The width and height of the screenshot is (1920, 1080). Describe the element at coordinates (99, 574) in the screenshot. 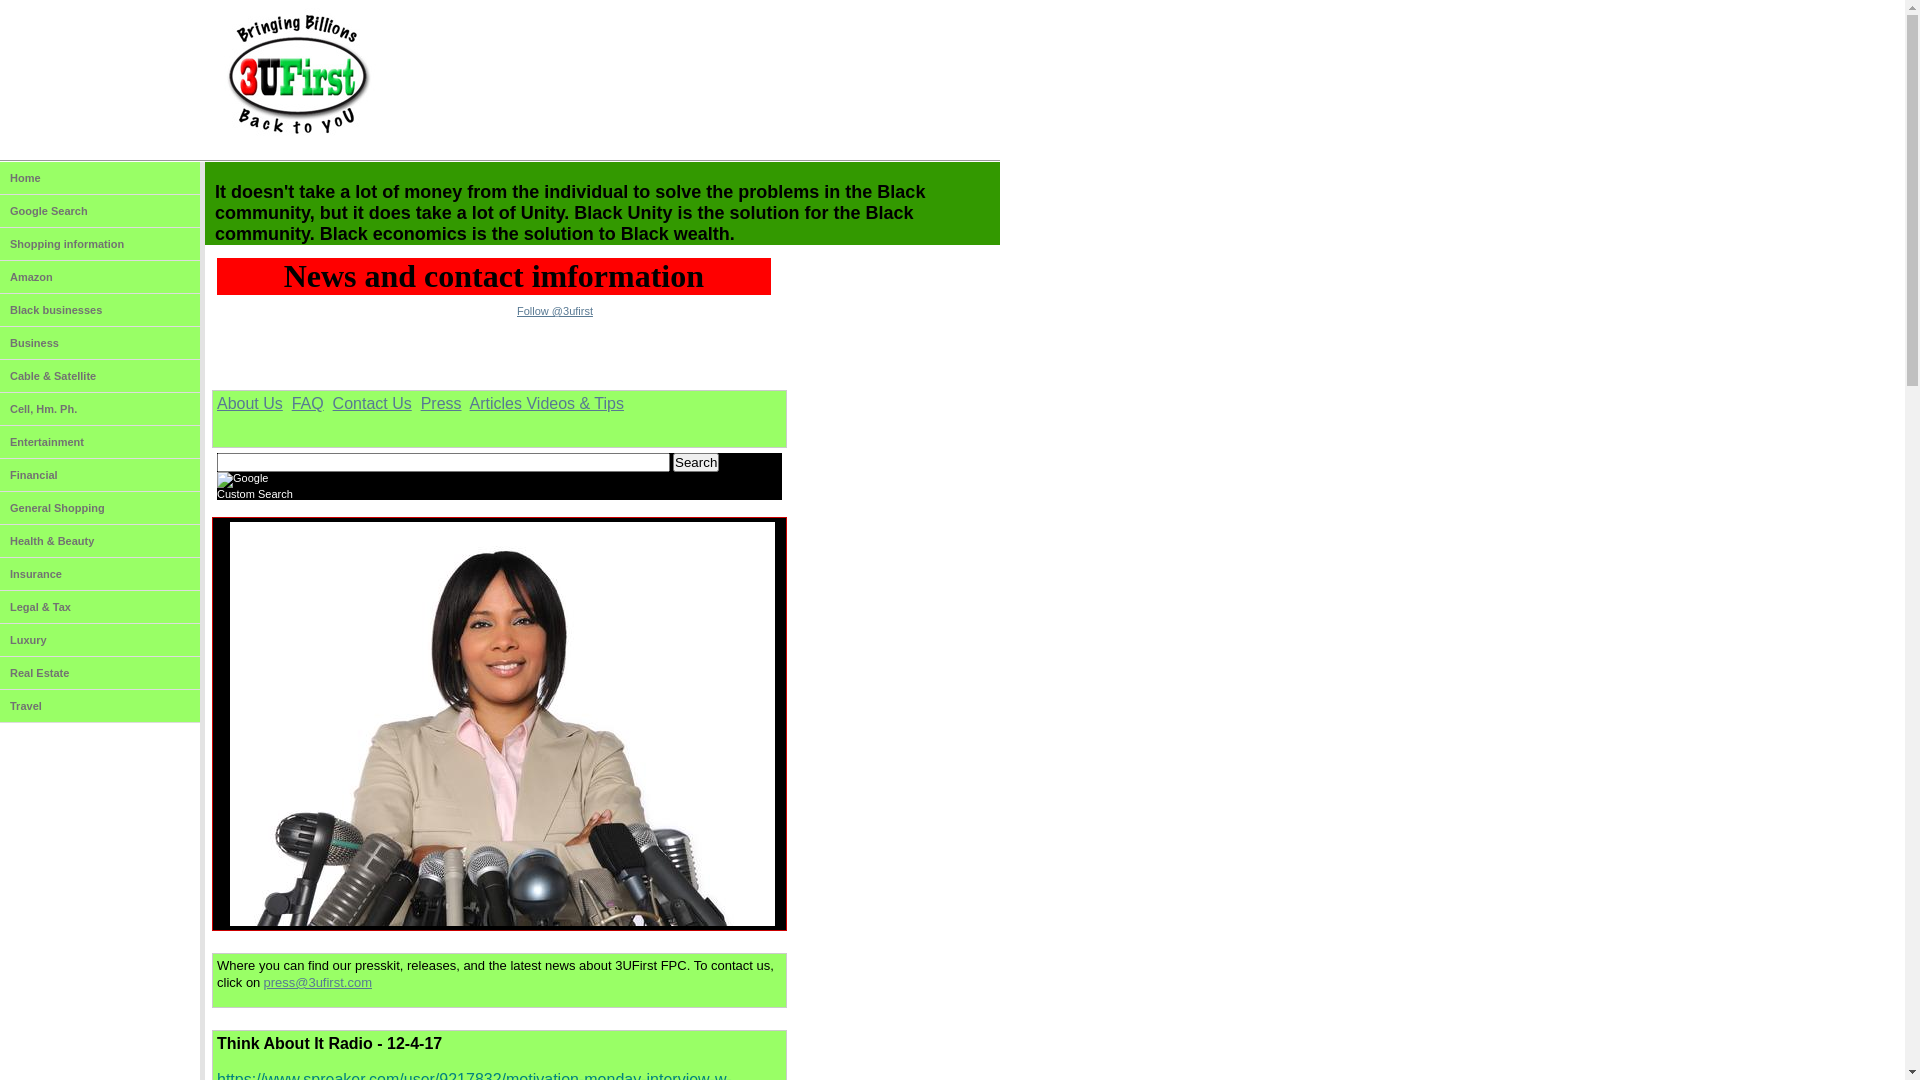

I see `'Insurance'` at that location.